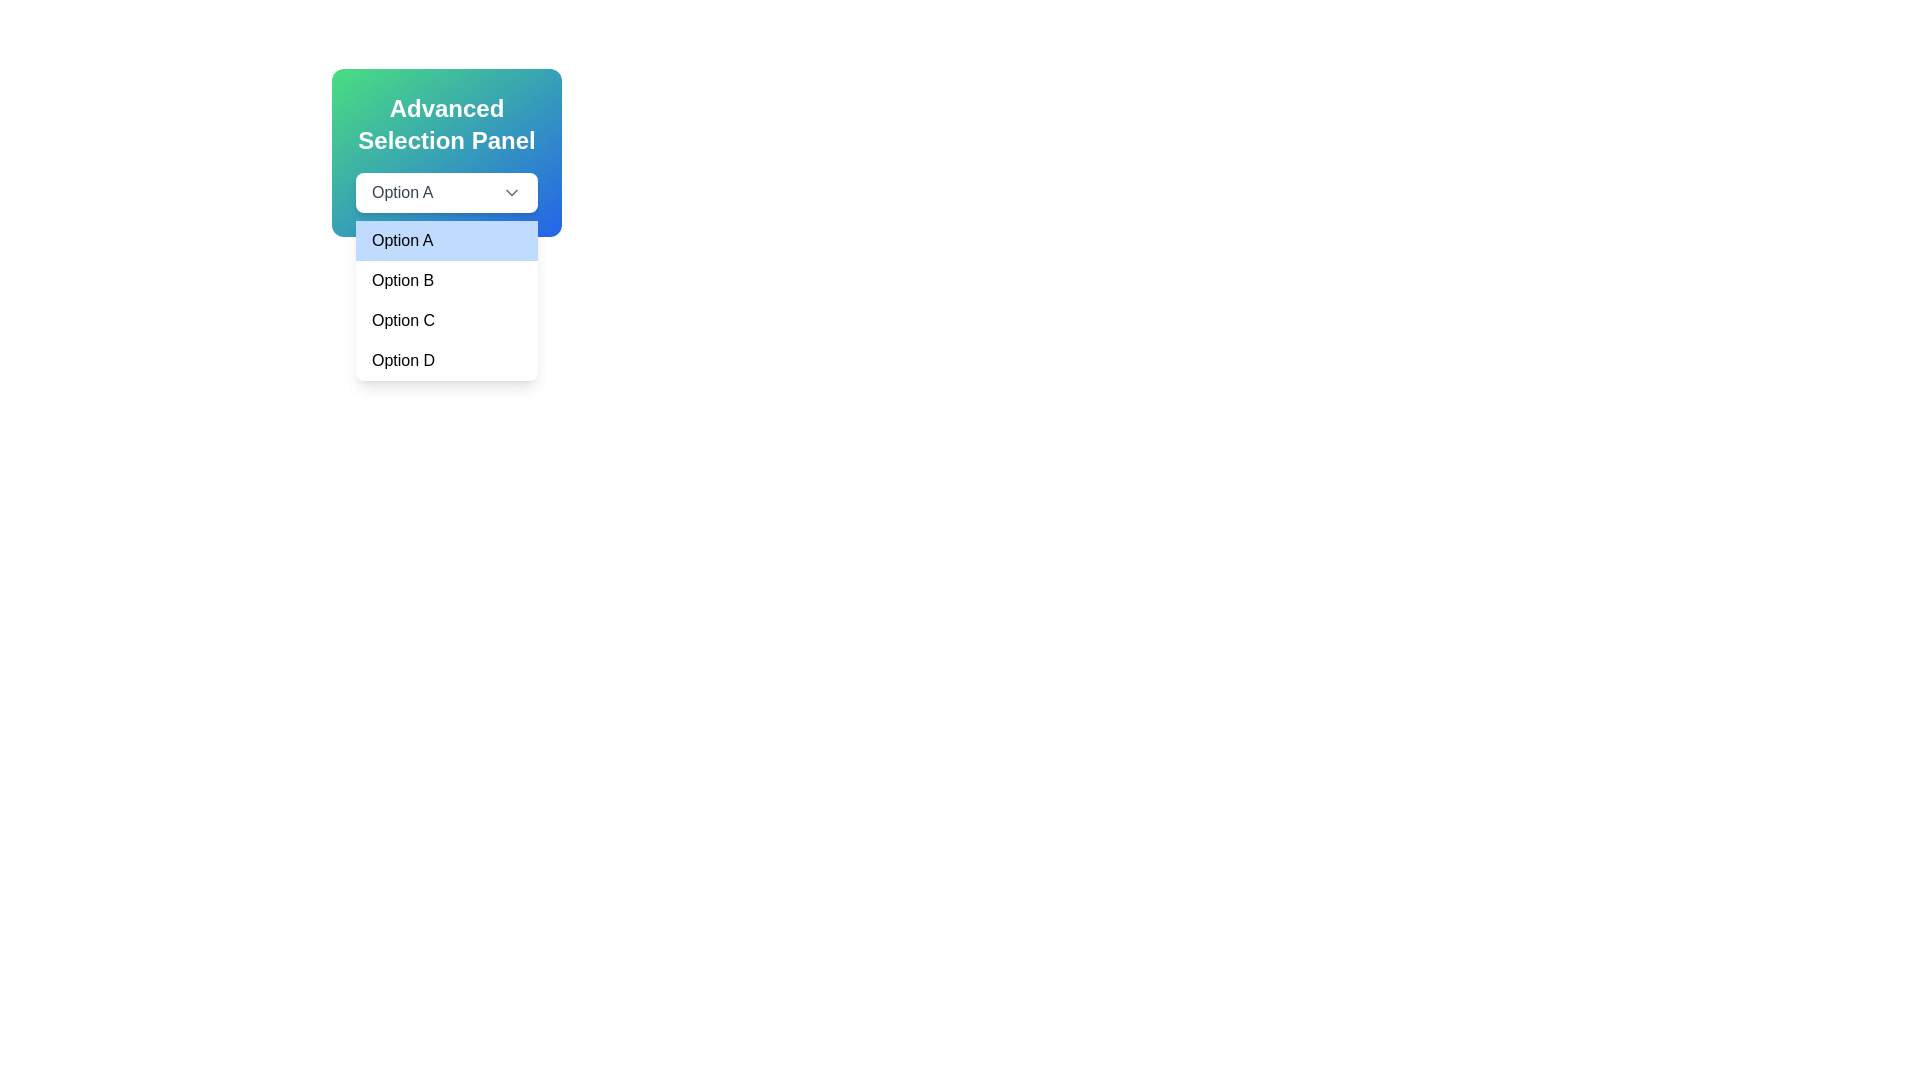 The width and height of the screenshot is (1920, 1080). What do you see at coordinates (512, 192) in the screenshot?
I see `the downward-pointing chevron icon located at the far-right side of the 'Option A' button` at bounding box center [512, 192].